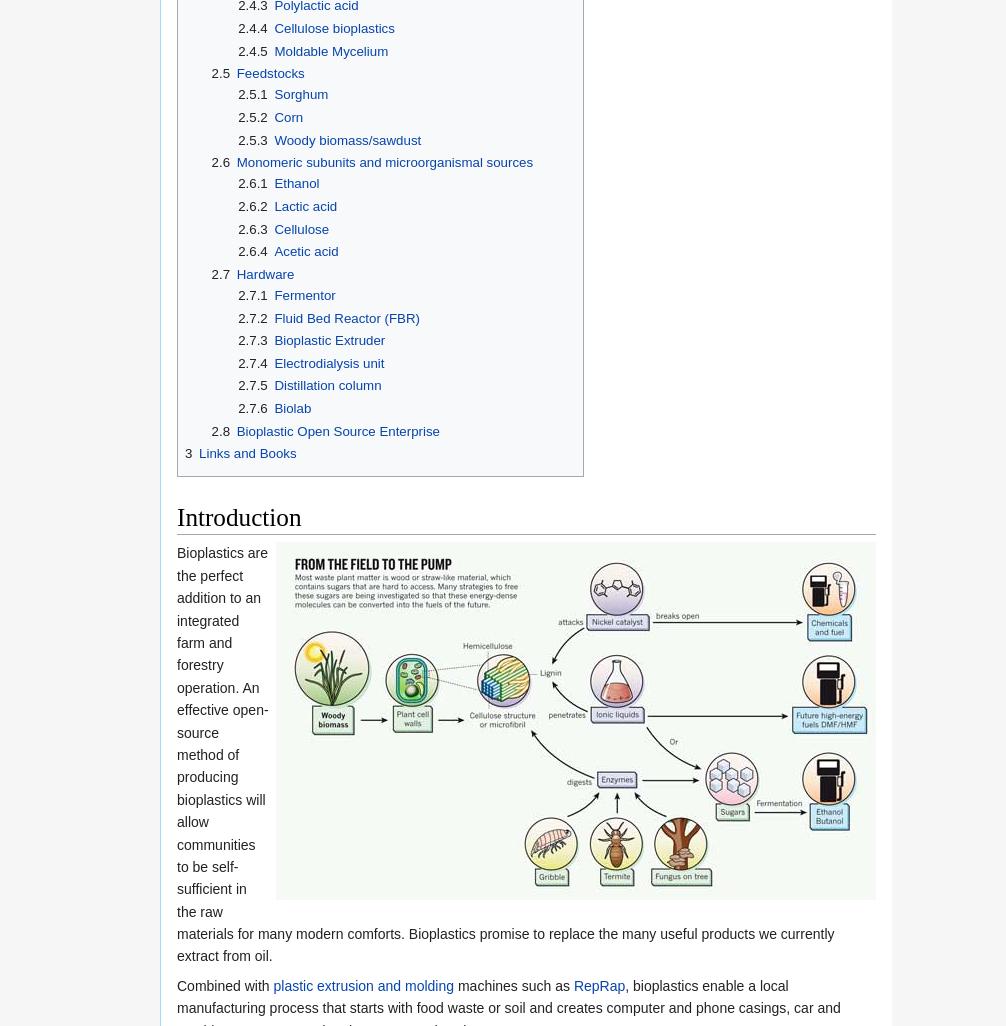  What do you see at coordinates (269, 72) in the screenshot?
I see `'Feedstocks'` at bounding box center [269, 72].